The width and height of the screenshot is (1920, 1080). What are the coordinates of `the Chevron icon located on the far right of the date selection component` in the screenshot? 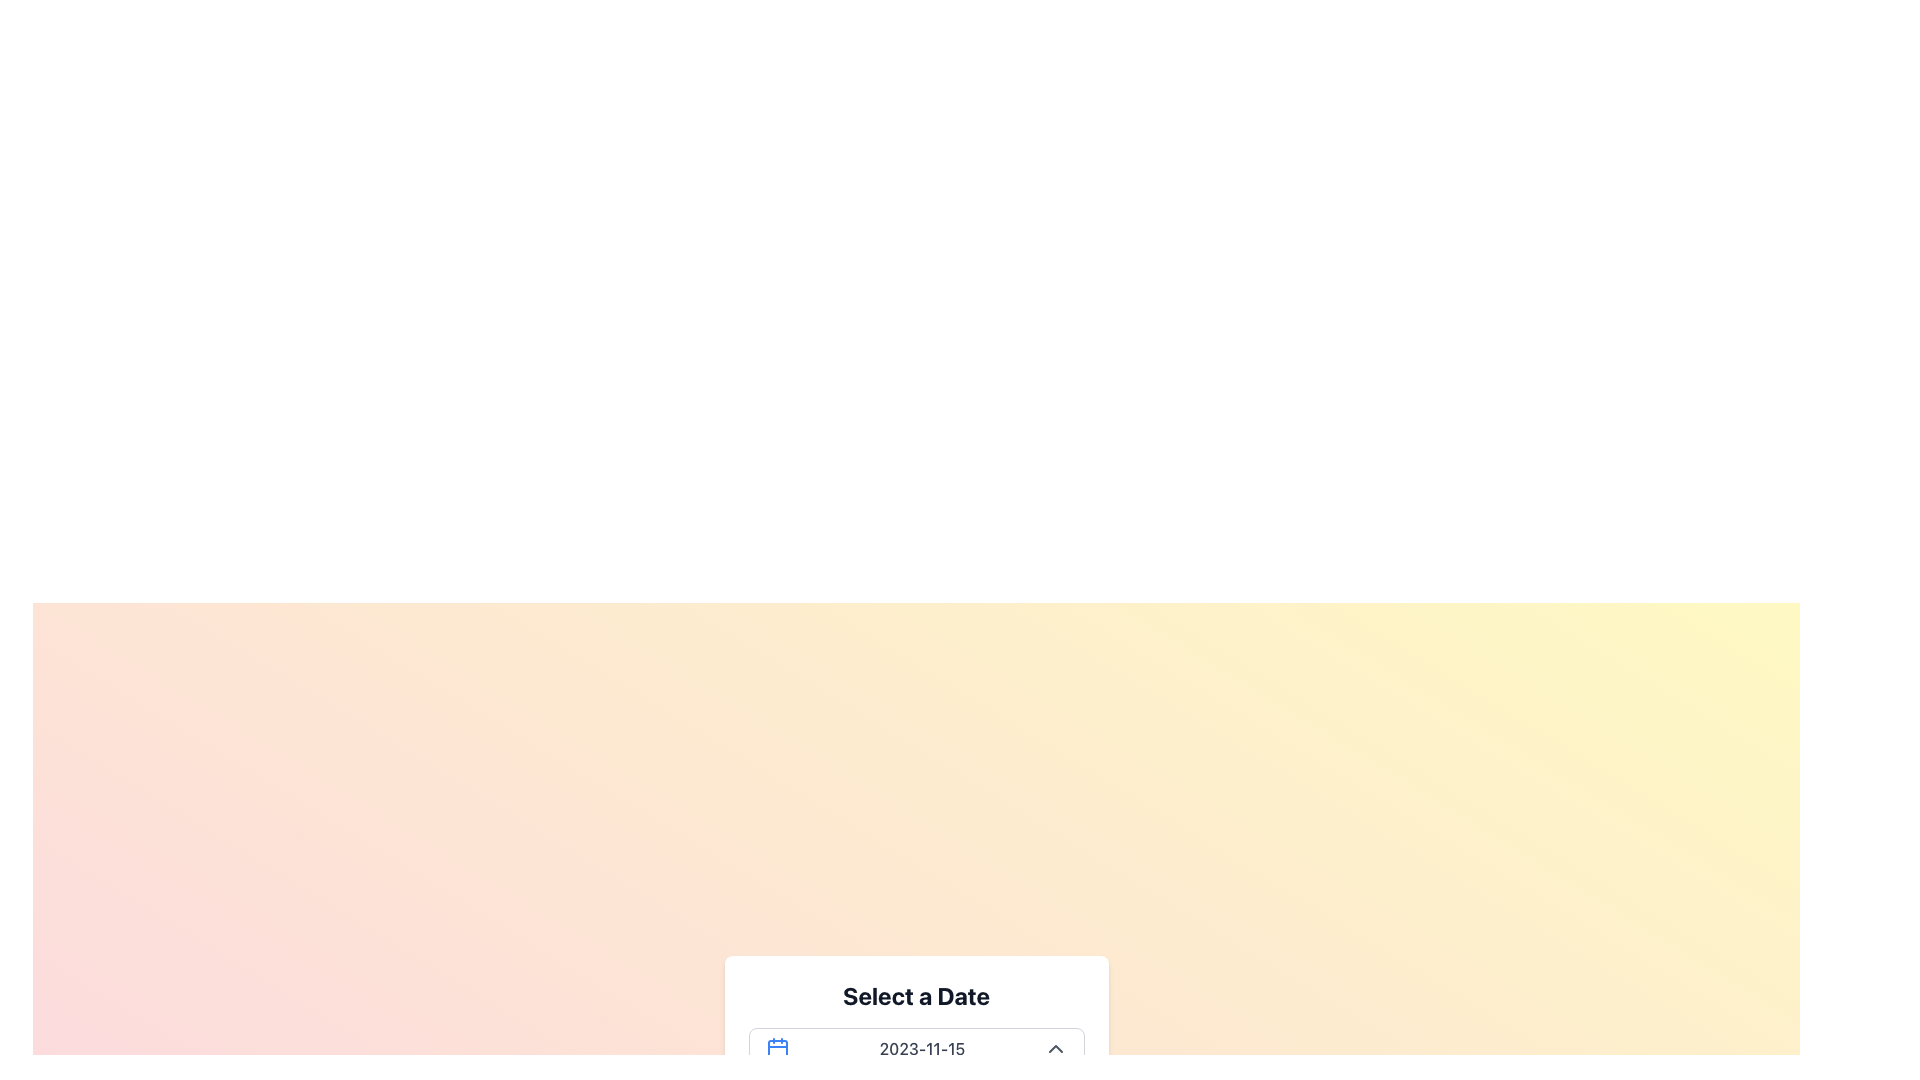 It's located at (1054, 1048).